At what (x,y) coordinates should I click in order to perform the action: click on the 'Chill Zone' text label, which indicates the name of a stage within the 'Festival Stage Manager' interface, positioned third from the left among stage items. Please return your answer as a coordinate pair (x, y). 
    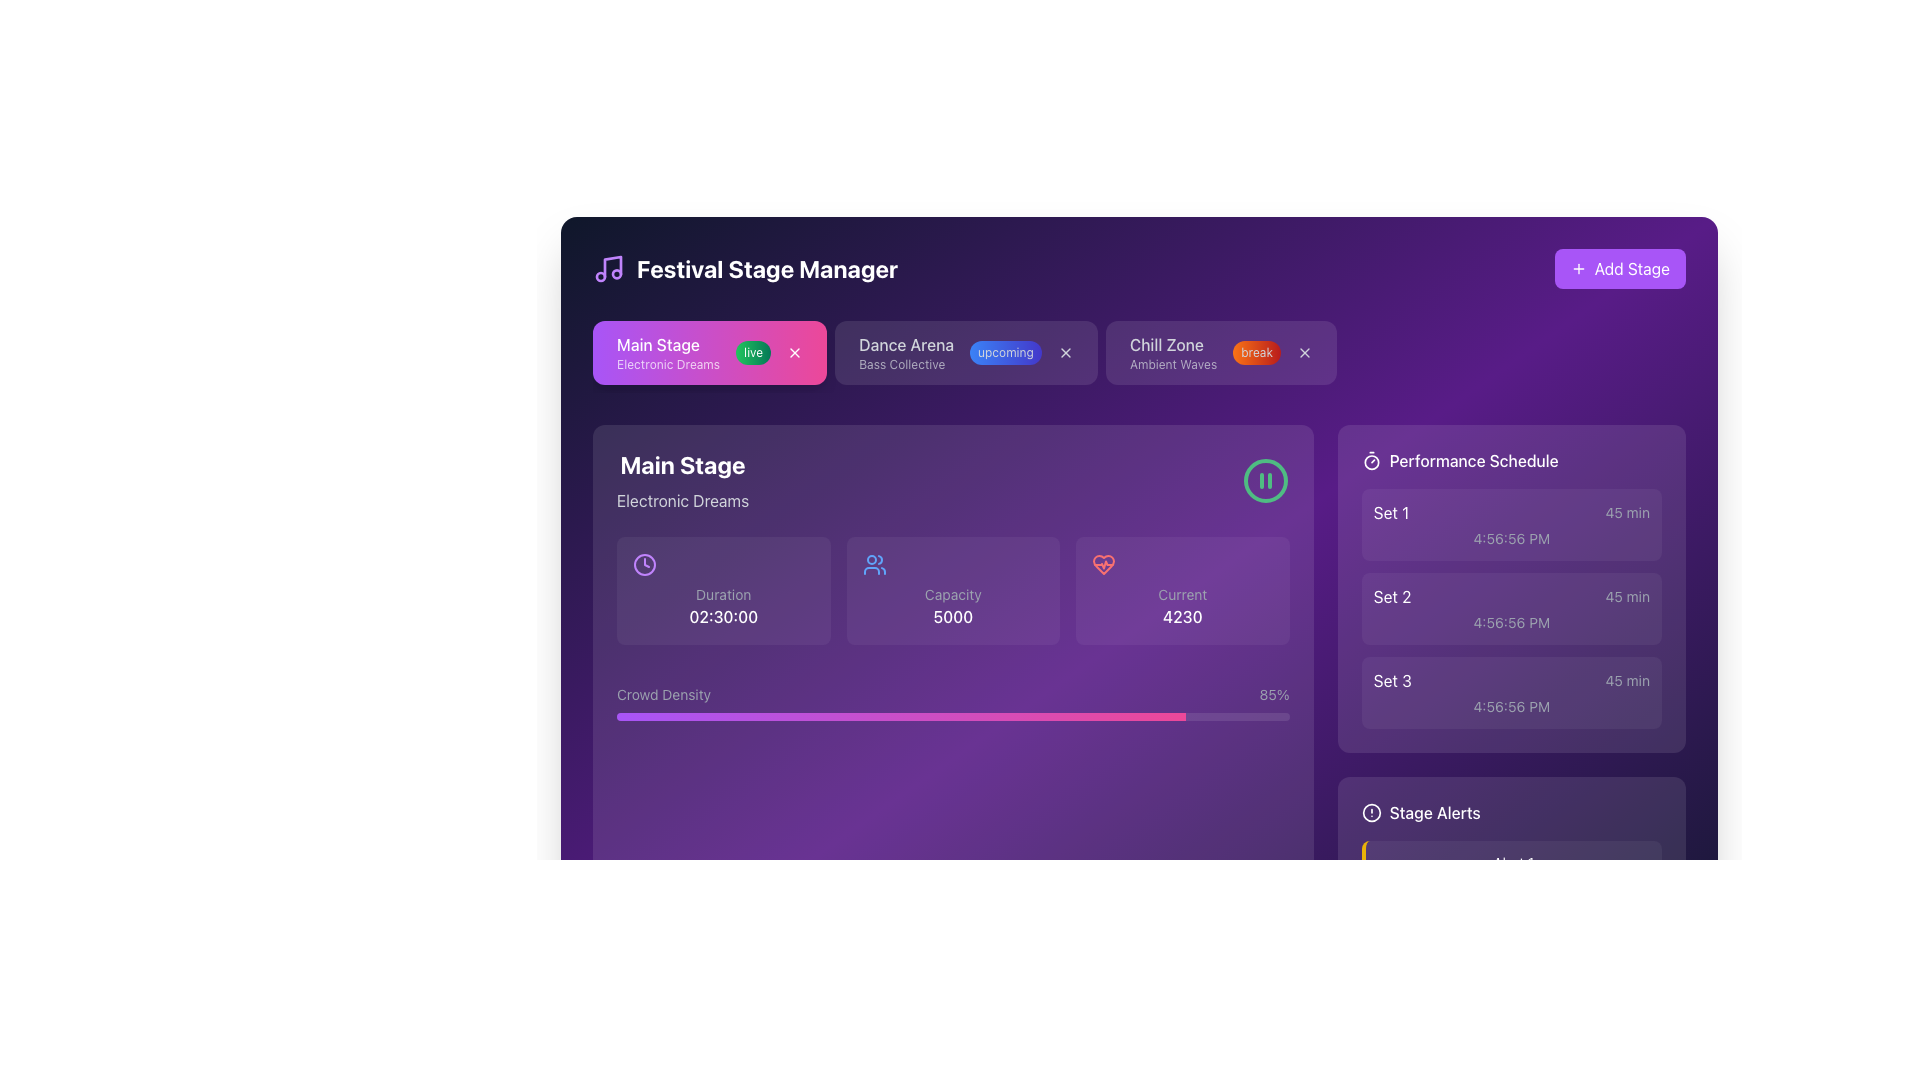
    Looking at the image, I should click on (1166, 343).